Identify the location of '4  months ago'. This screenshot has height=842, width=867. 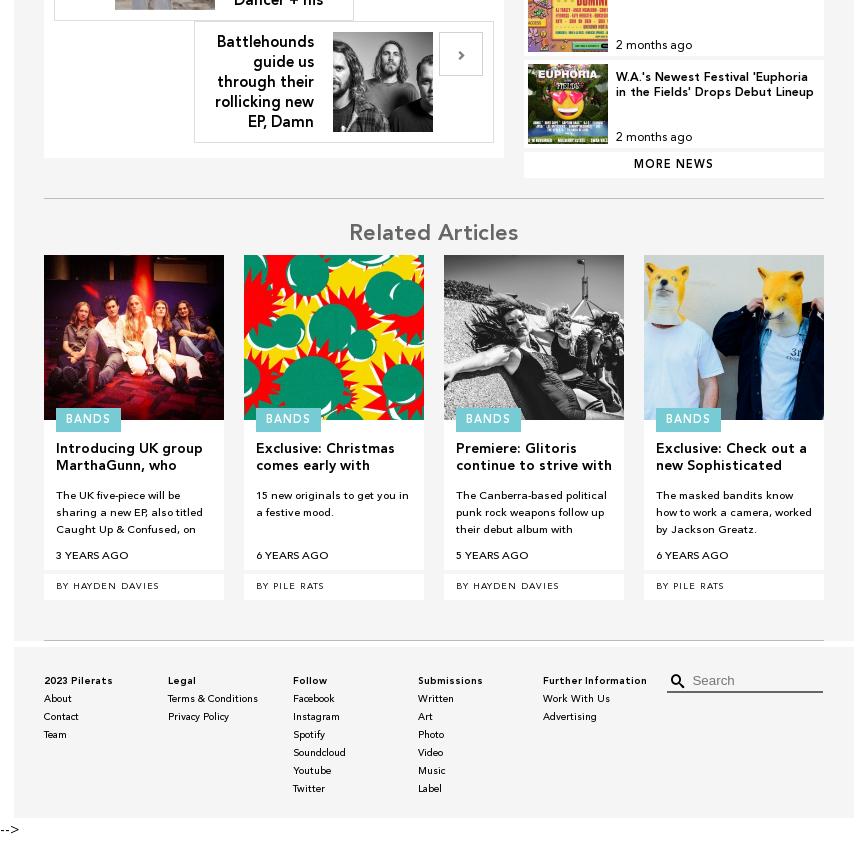
(652, 46).